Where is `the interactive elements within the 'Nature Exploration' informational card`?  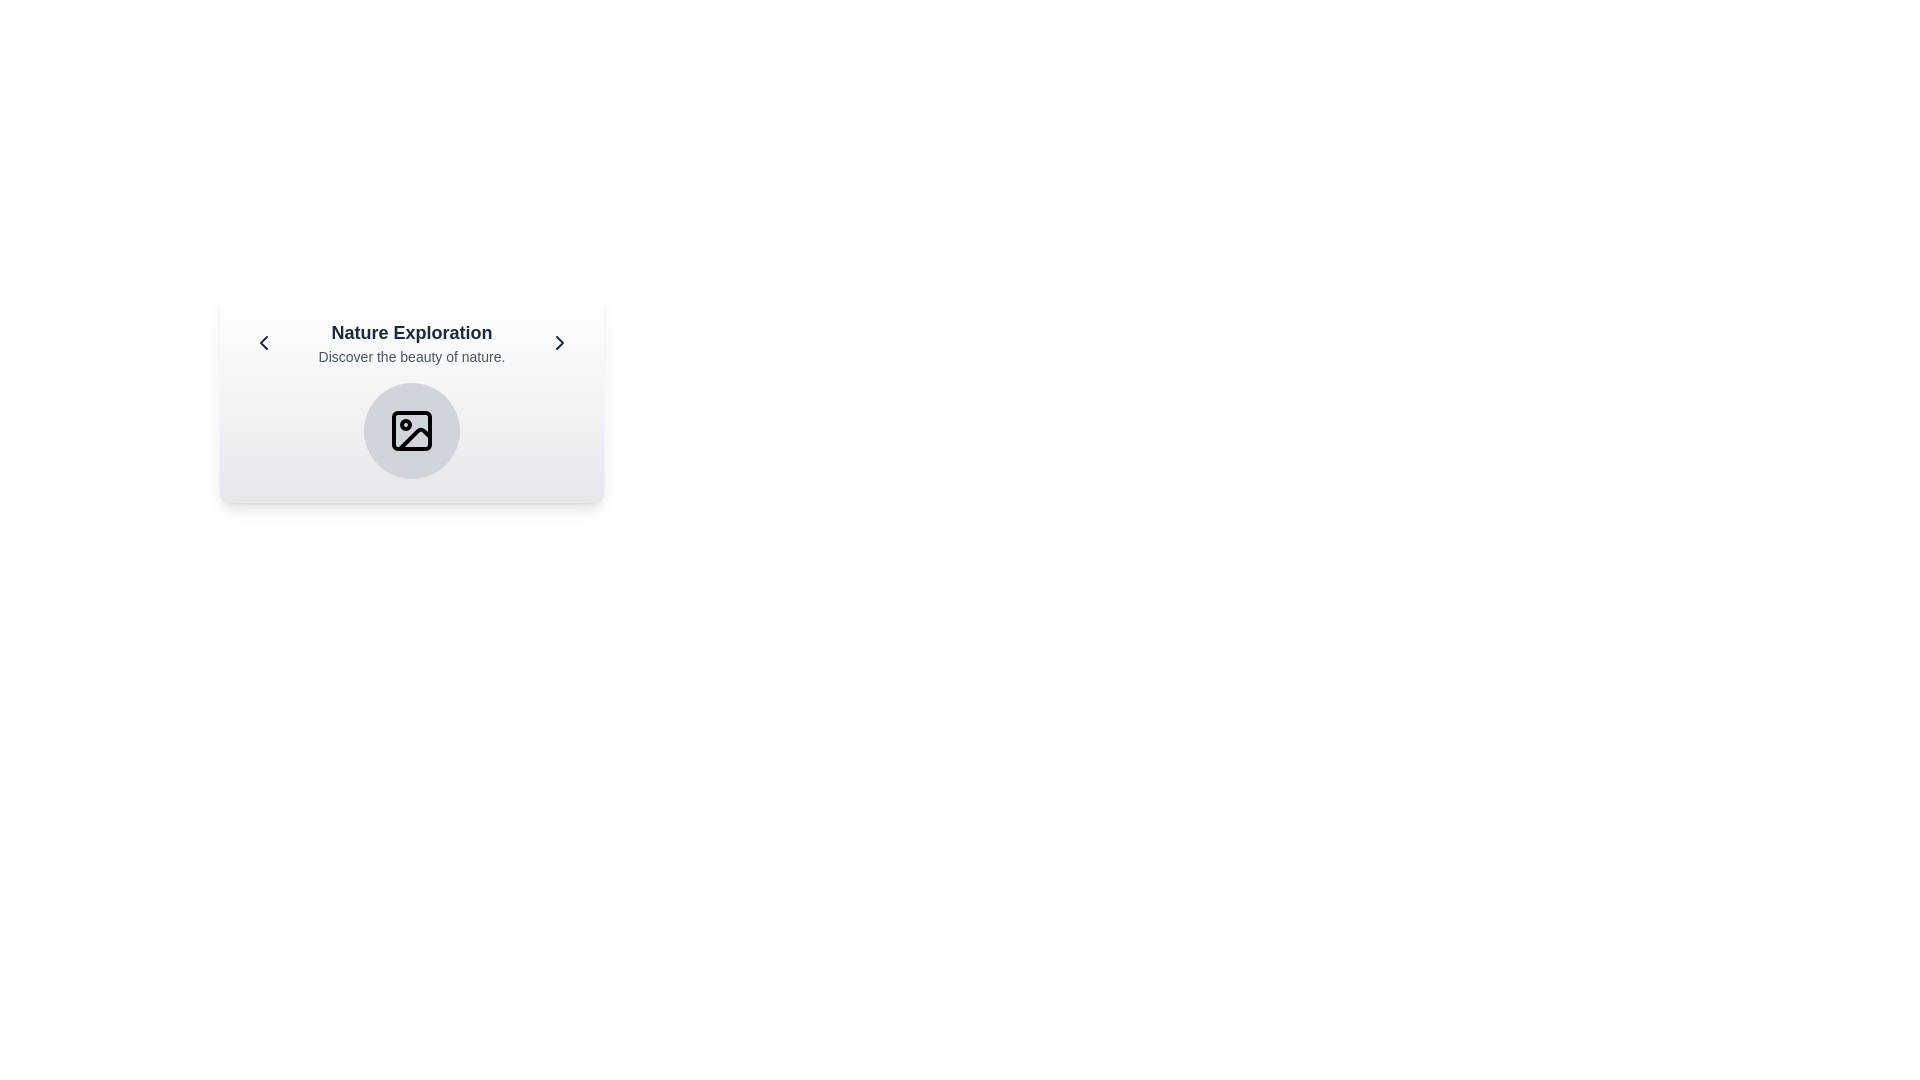
the interactive elements within the 'Nature Exploration' informational card is located at coordinates (411, 398).